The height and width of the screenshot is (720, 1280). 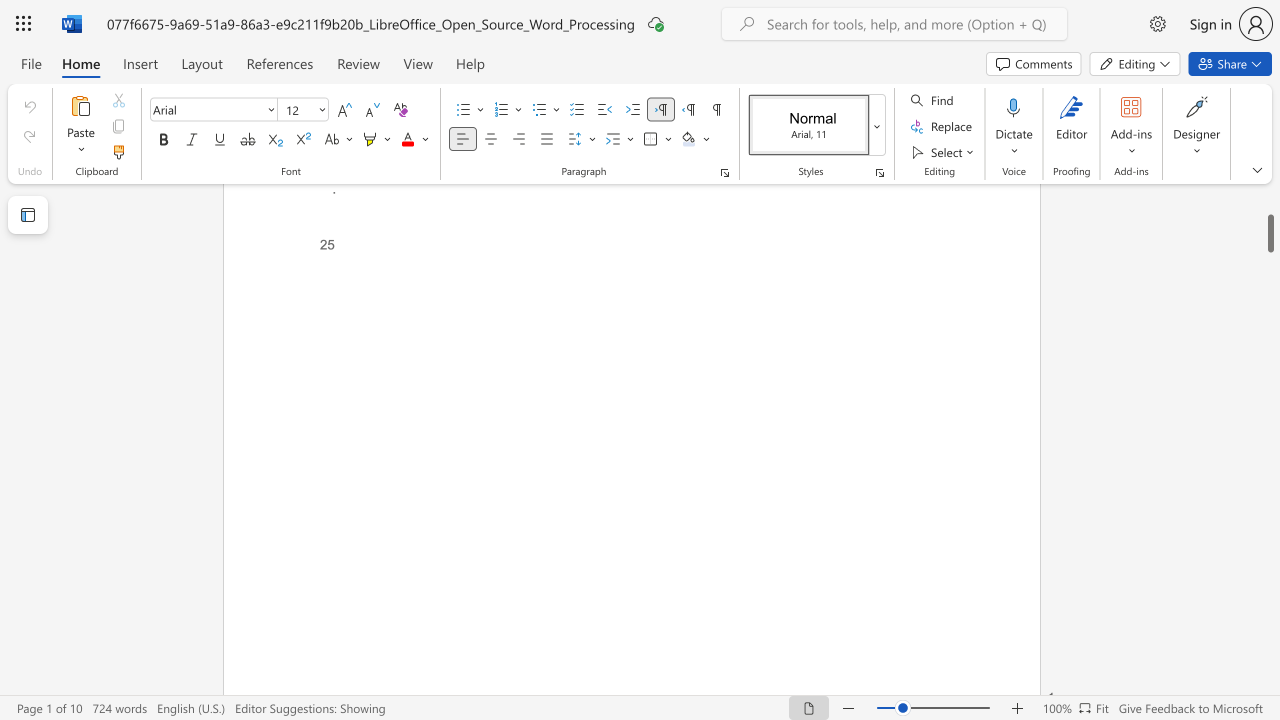 What do you see at coordinates (371, 523) in the screenshot?
I see `the 1th character "e" in the text` at bounding box center [371, 523].